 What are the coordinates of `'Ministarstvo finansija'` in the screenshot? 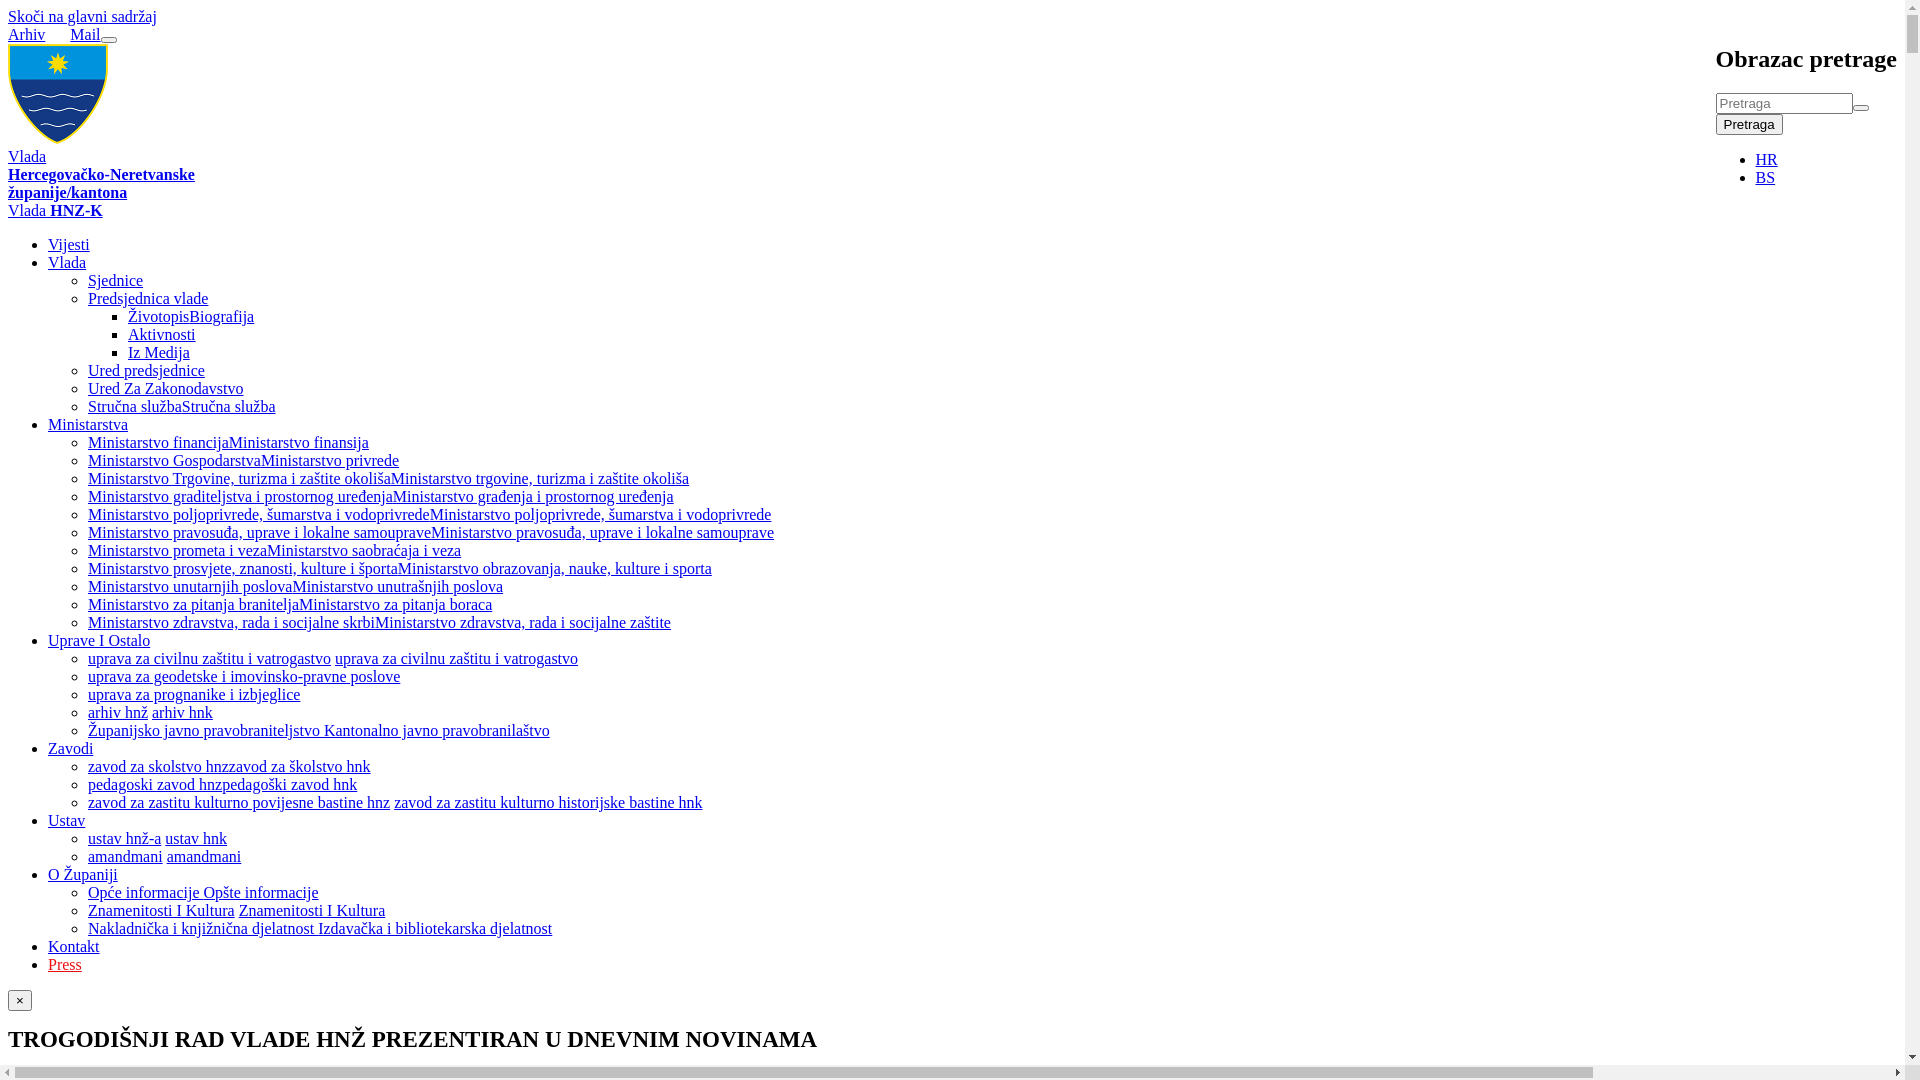 It's located at (297, 441).